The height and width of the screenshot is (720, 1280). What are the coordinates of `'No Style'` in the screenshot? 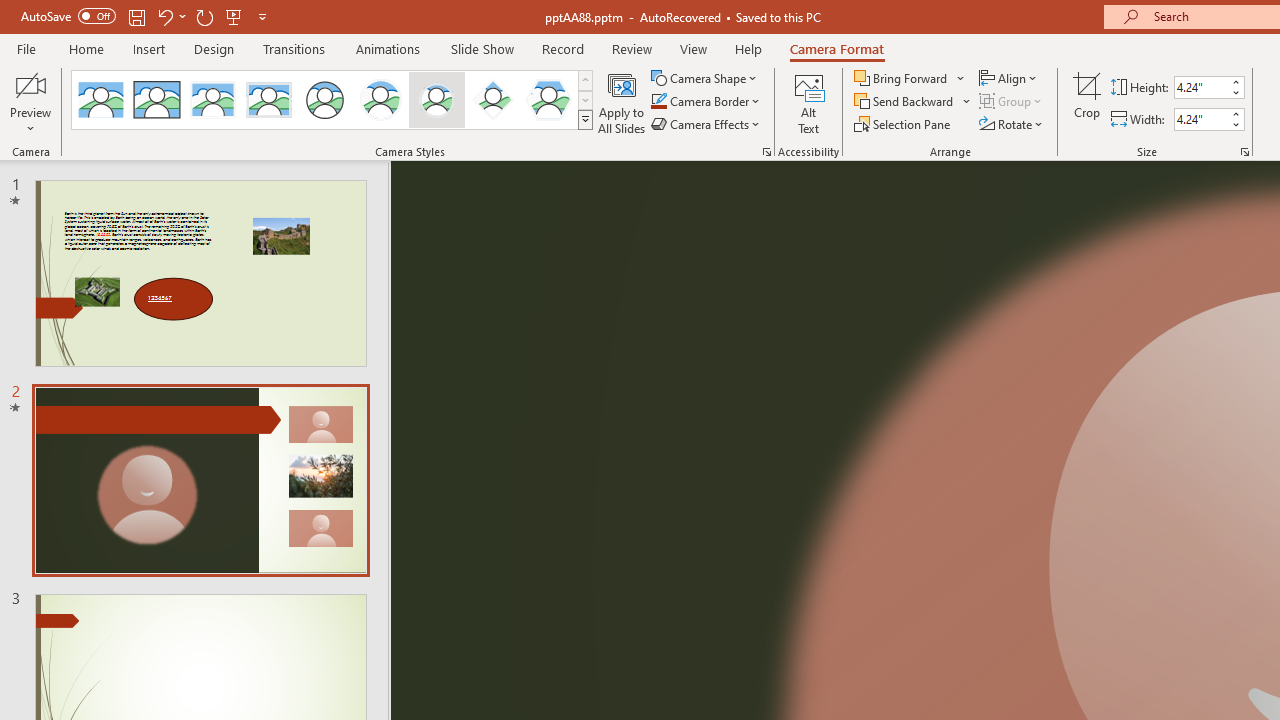 It's located at (100, 100).